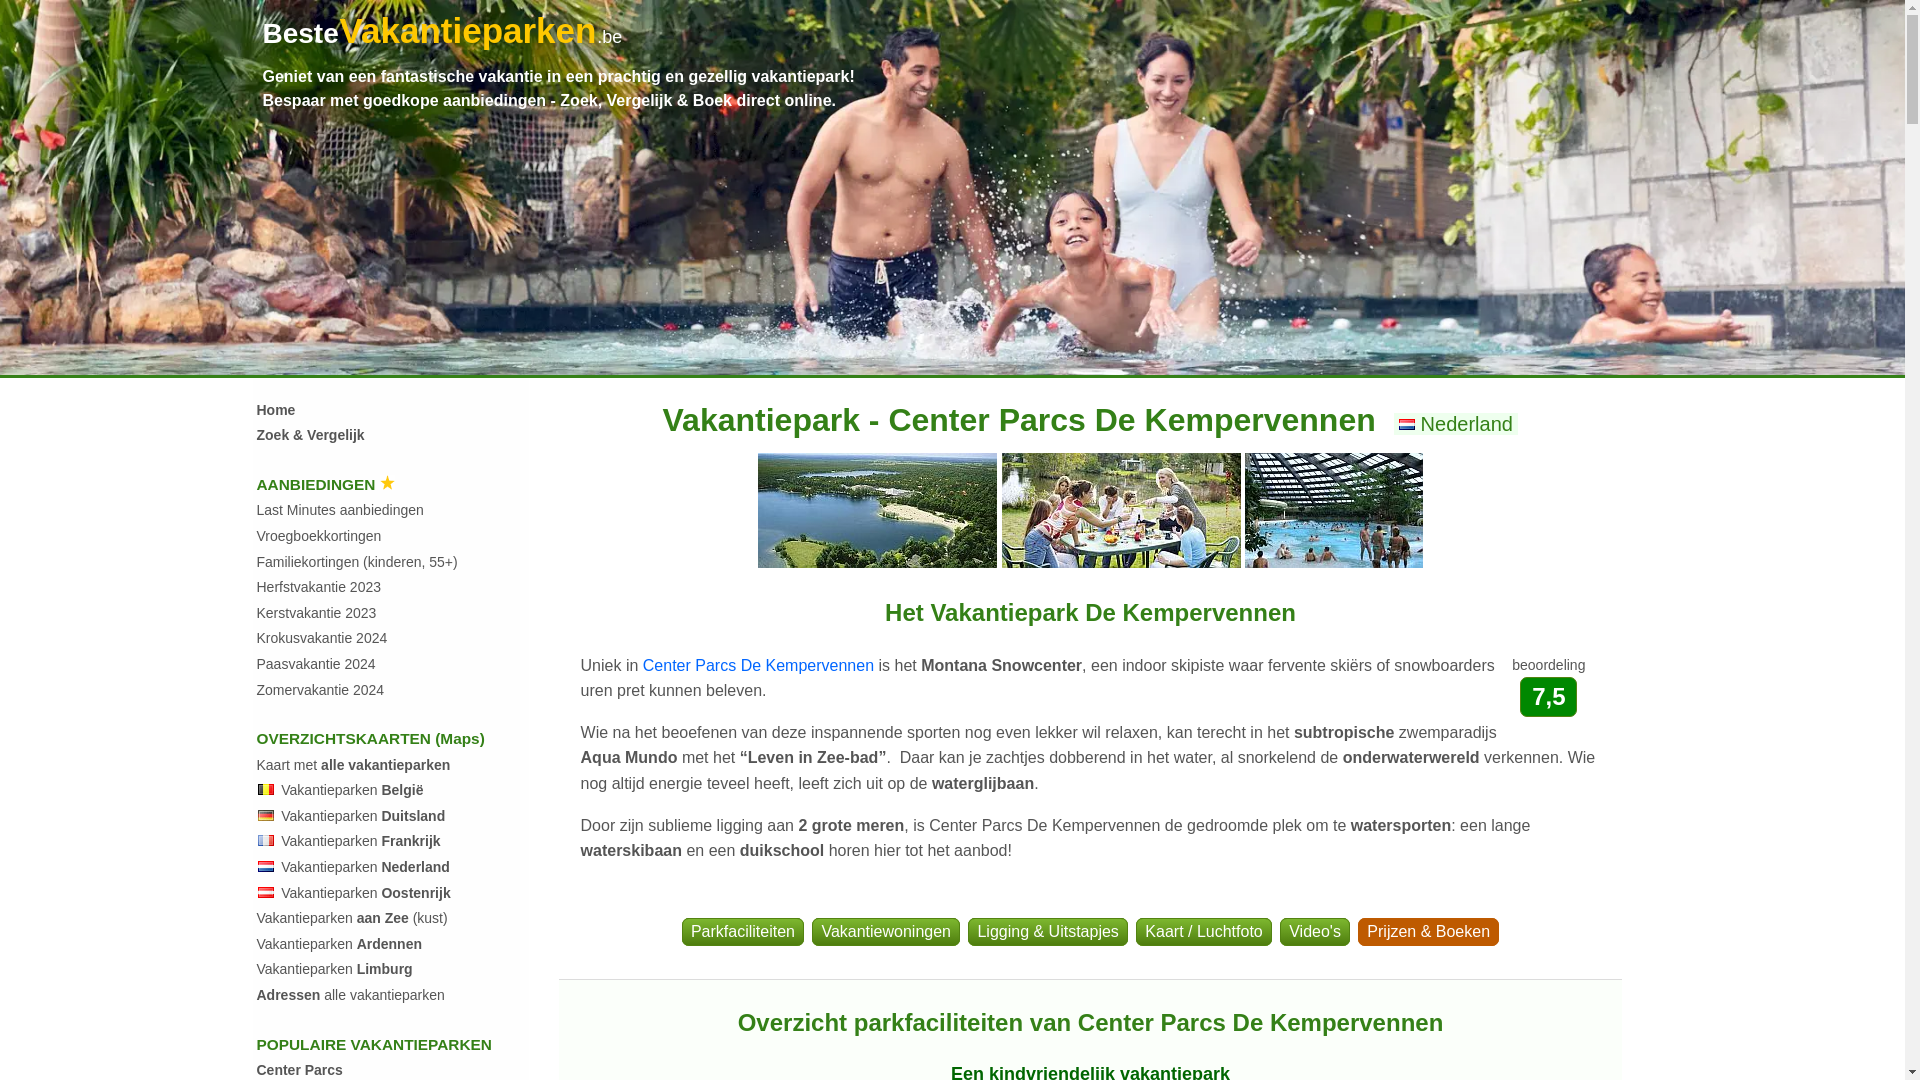 This screenshot has height=1080, width=1920. What do you see at coordinates (1136, 932) in the screenshot?
I see `'Kaart / Luchtfoto'` at bounding box center [1136, 932].